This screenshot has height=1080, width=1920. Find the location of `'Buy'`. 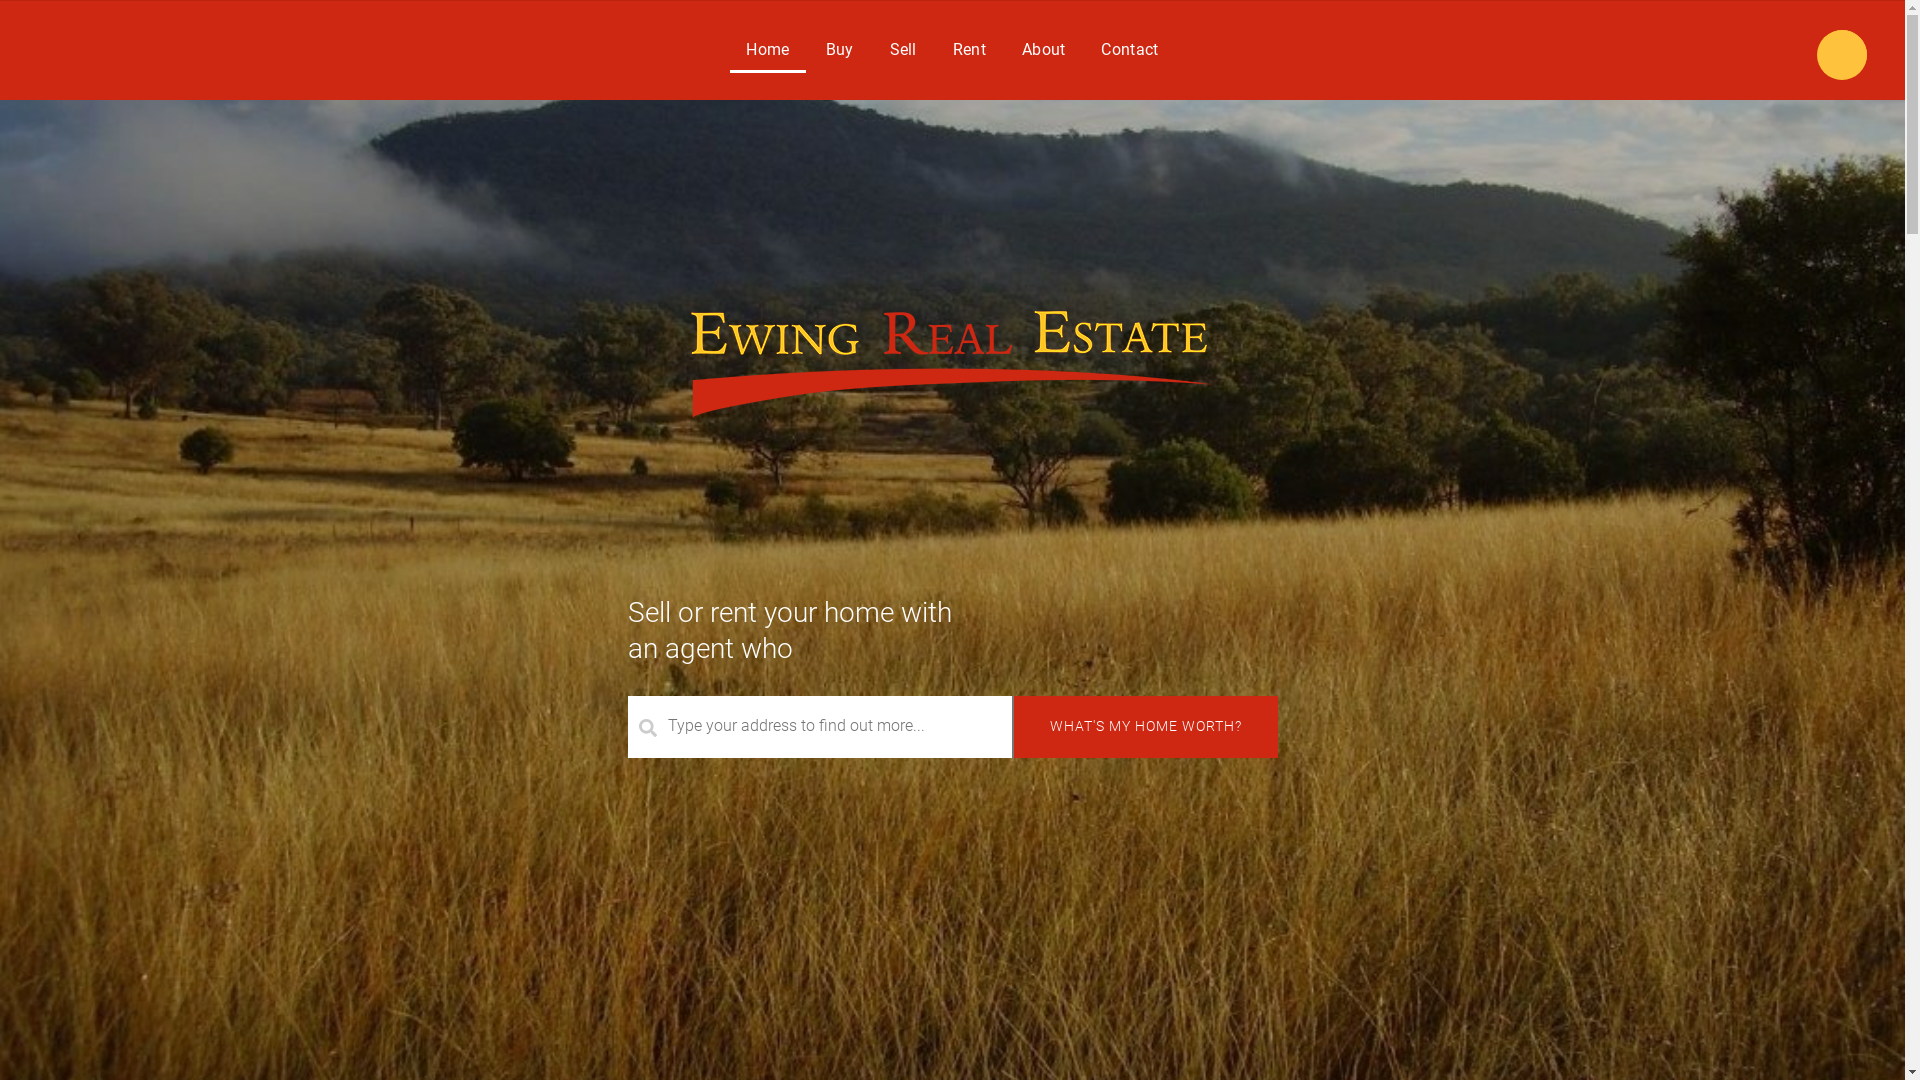

'Buy' is located at coordinates (840, 49).